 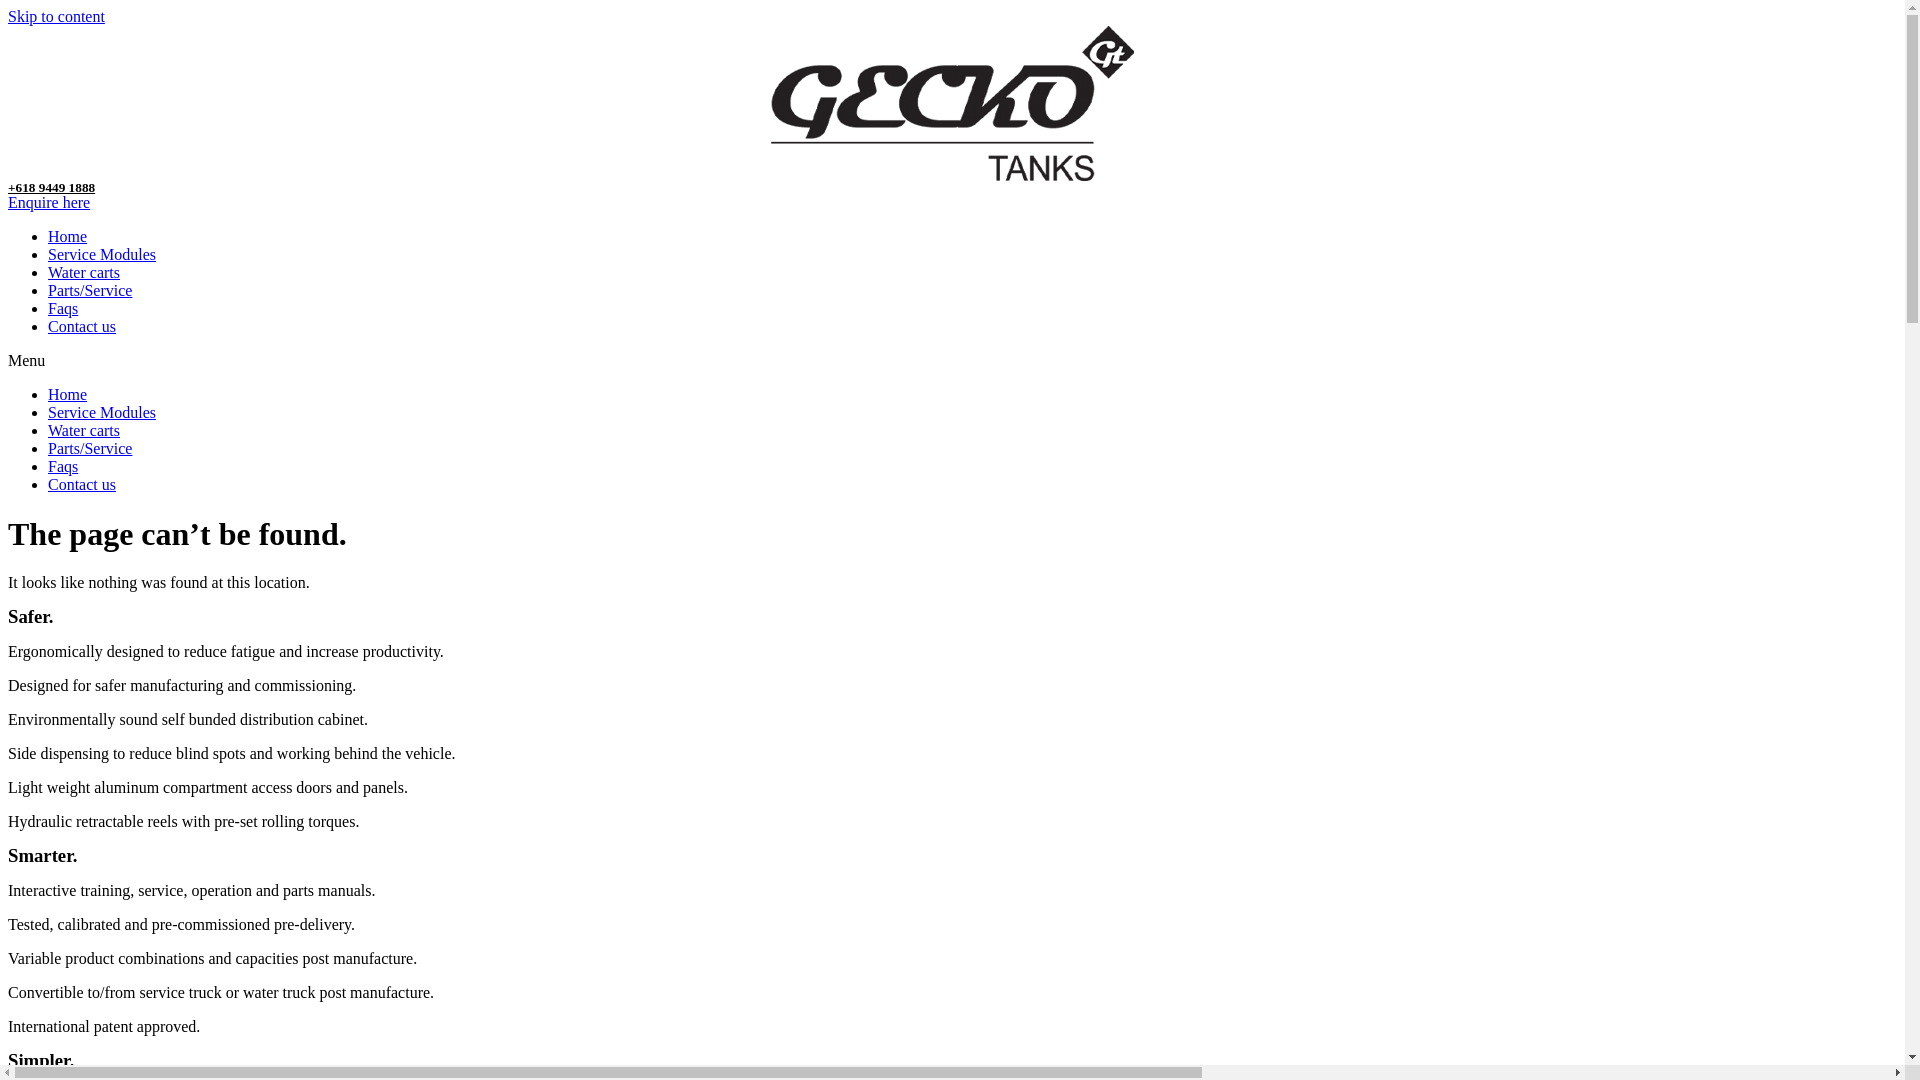 I want to click on 'Water carts', so click(x=48, y=429).